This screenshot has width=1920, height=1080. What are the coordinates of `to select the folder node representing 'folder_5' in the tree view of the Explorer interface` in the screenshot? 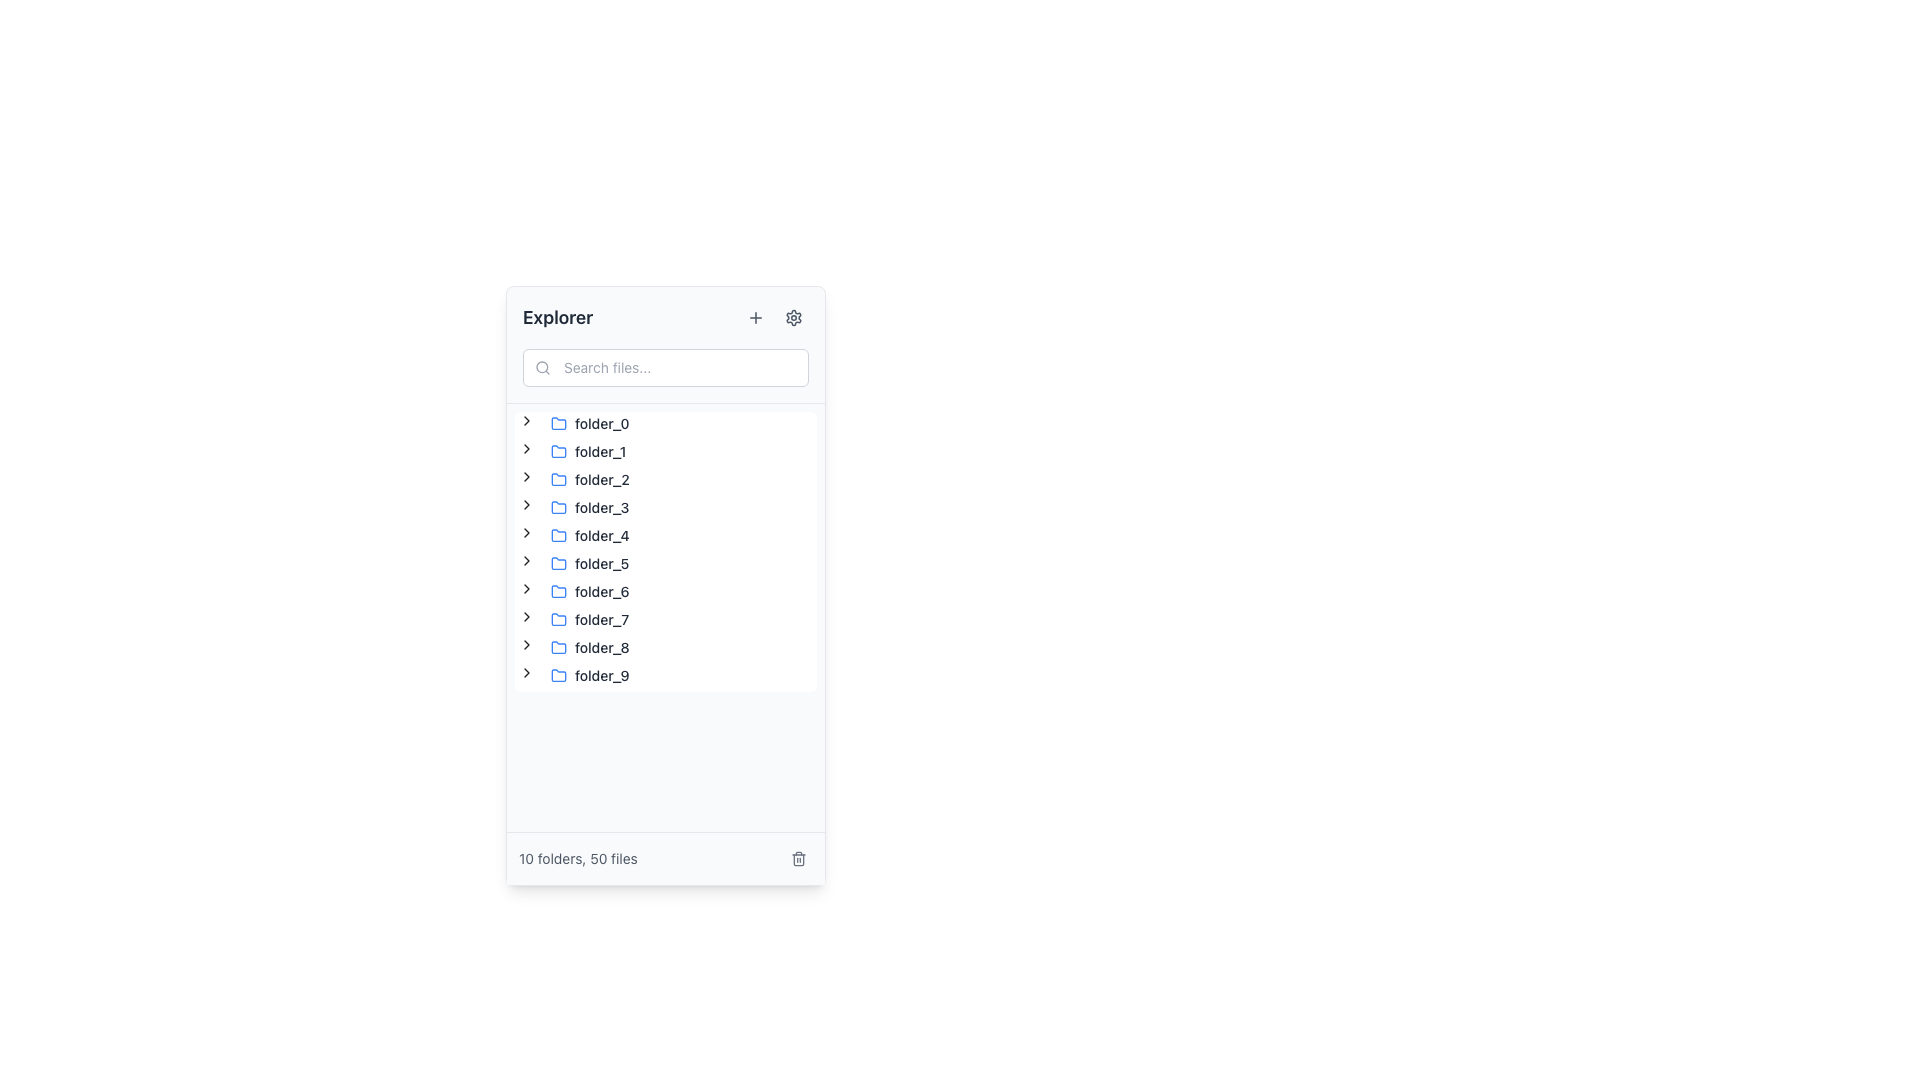 It's located at (589, 563).